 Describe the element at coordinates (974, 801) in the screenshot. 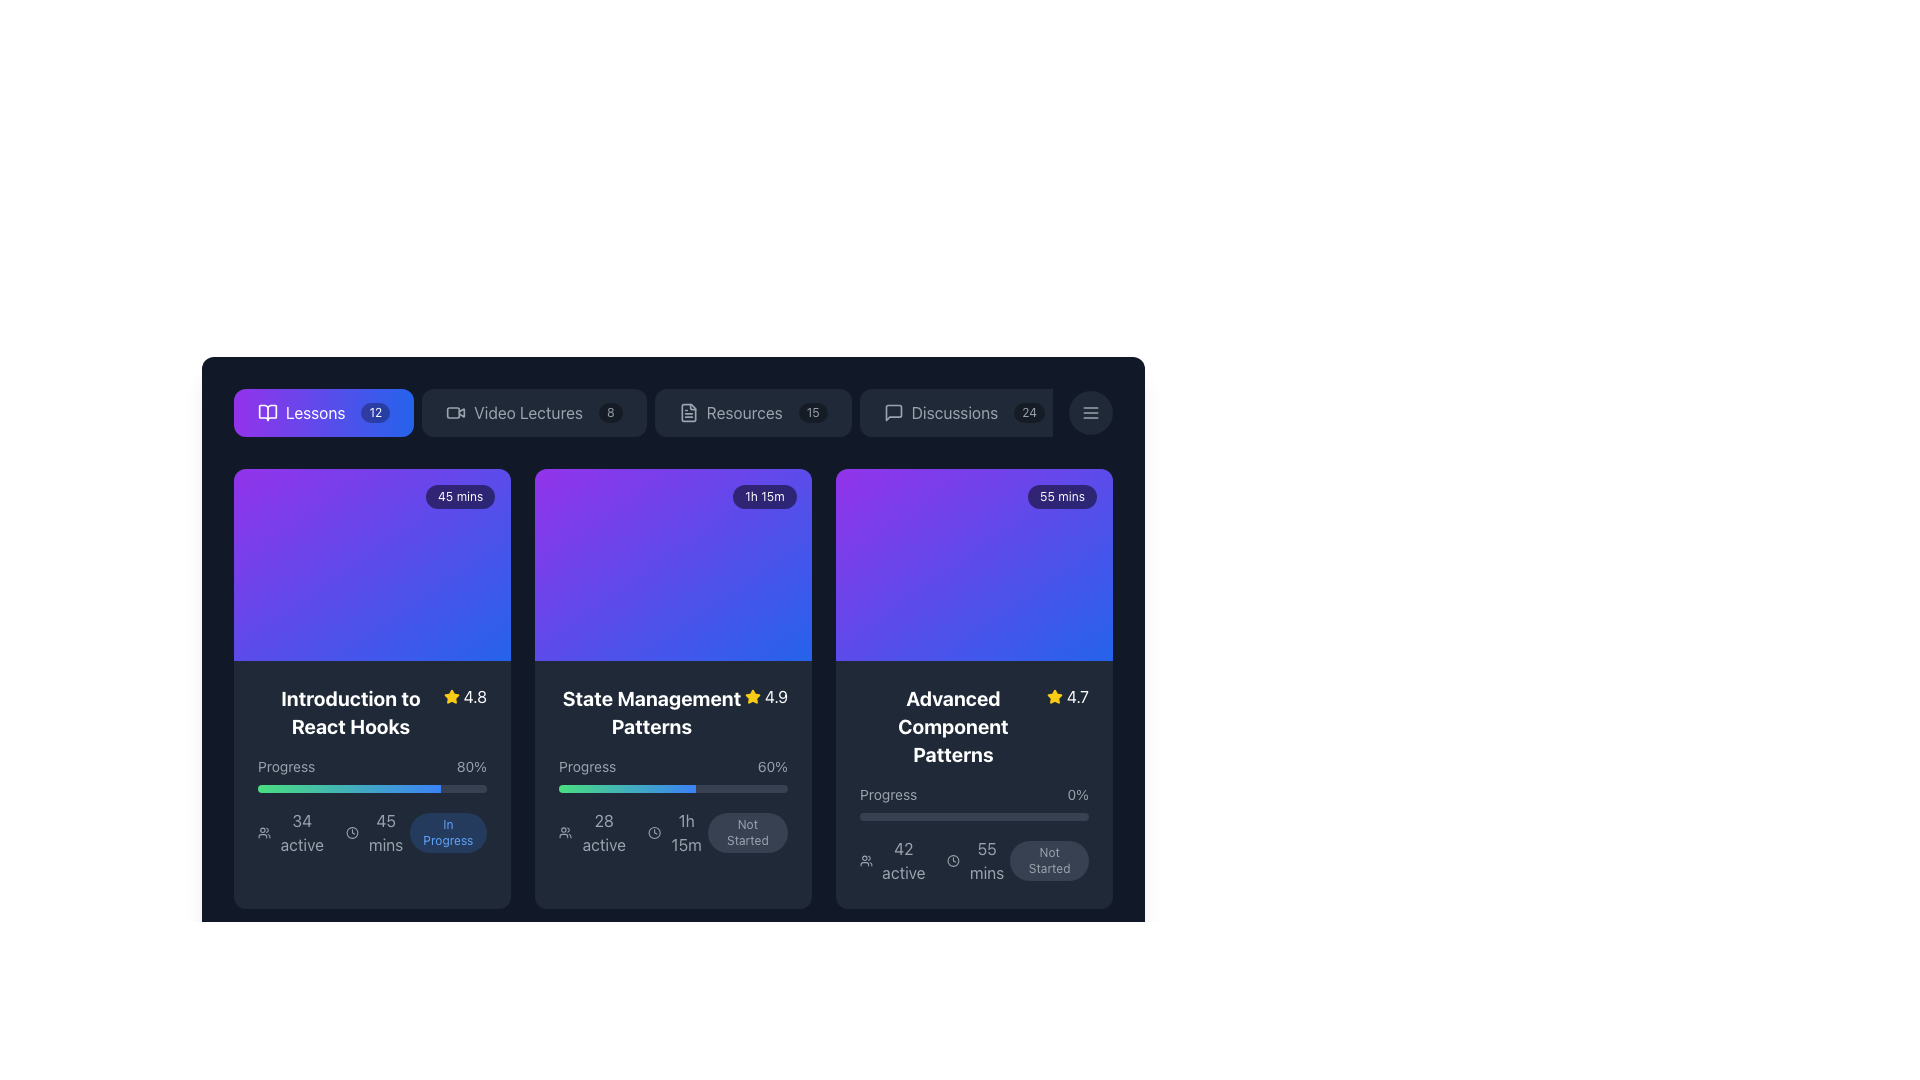

I see `the Progress Indicator element which displays 'Progress' on the left and '0%' on the right, with a horizontal progress bar below it, located in the third column of the layout` at that location.